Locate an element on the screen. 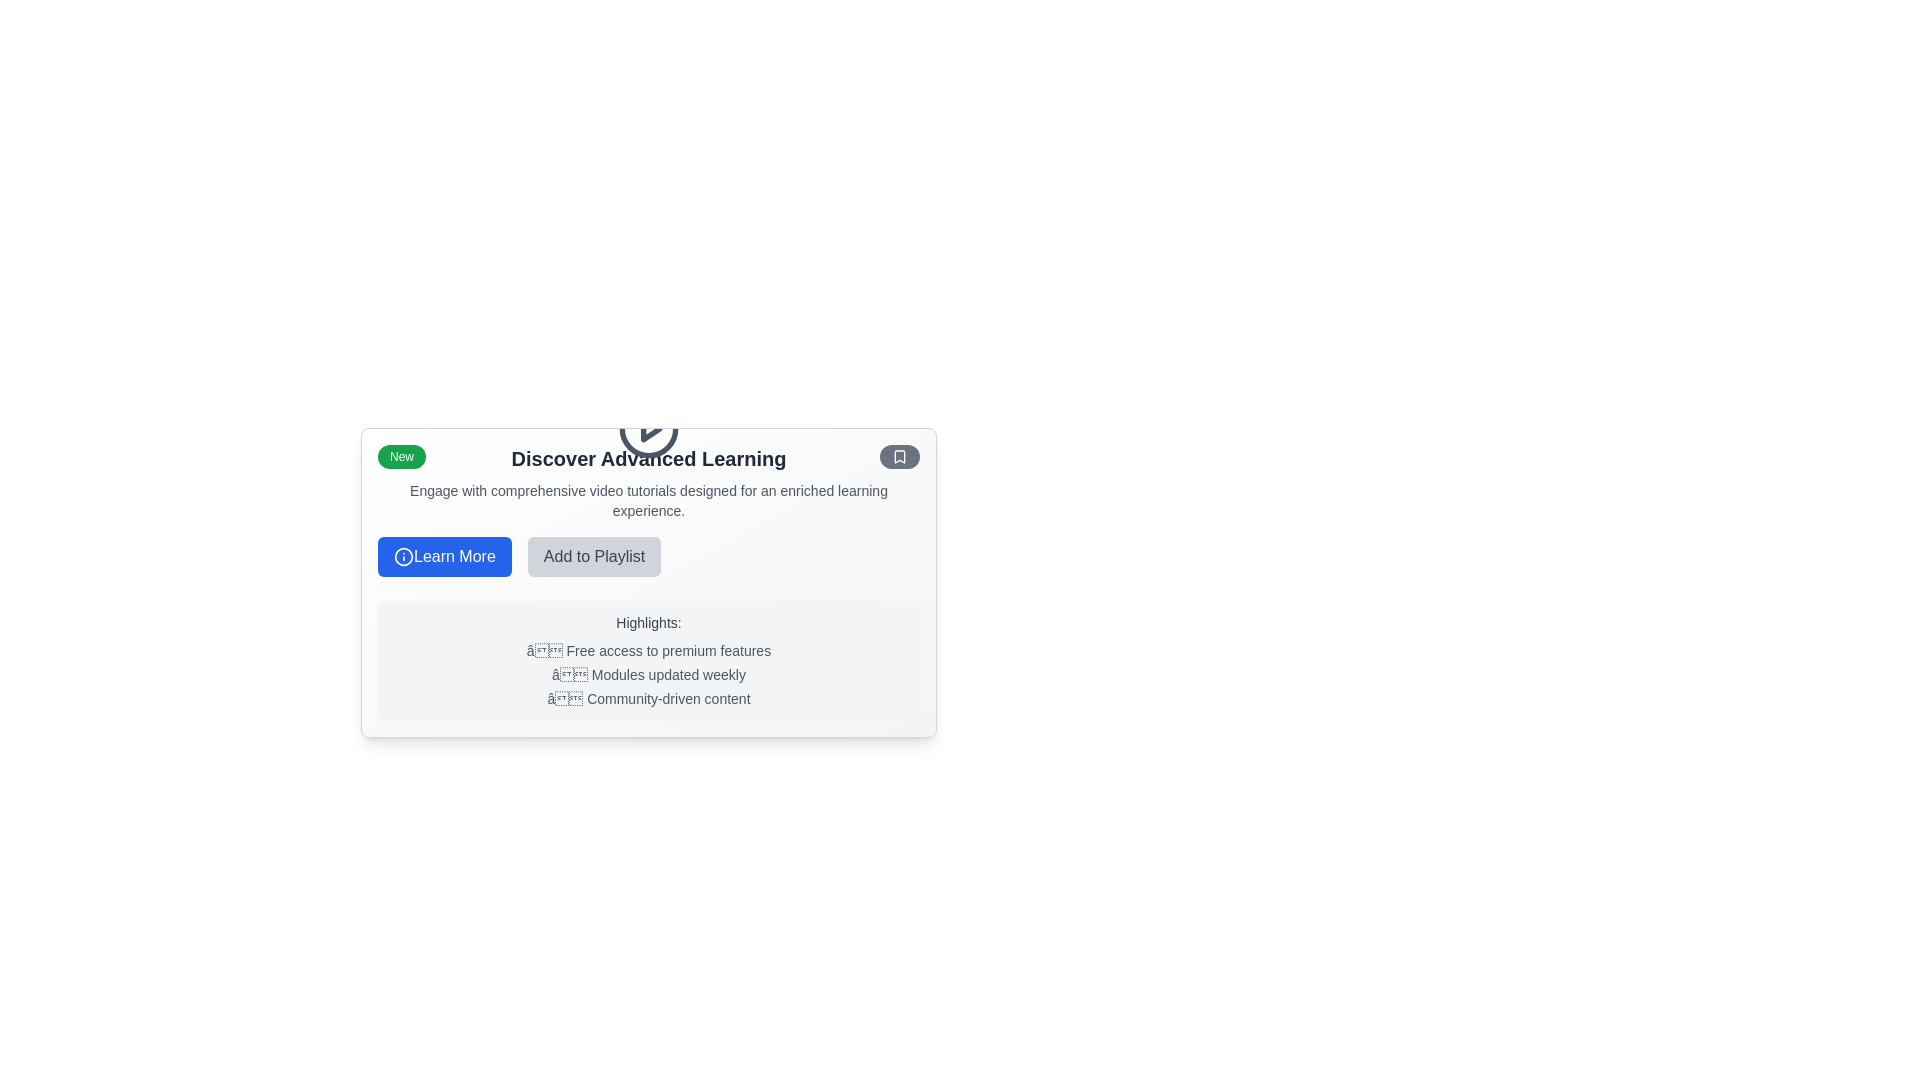  the play button located at the center of the interface, positioned above the 'Discover Advanced Learning' section, to observe the hover effect is located at coordinates (648, 427).